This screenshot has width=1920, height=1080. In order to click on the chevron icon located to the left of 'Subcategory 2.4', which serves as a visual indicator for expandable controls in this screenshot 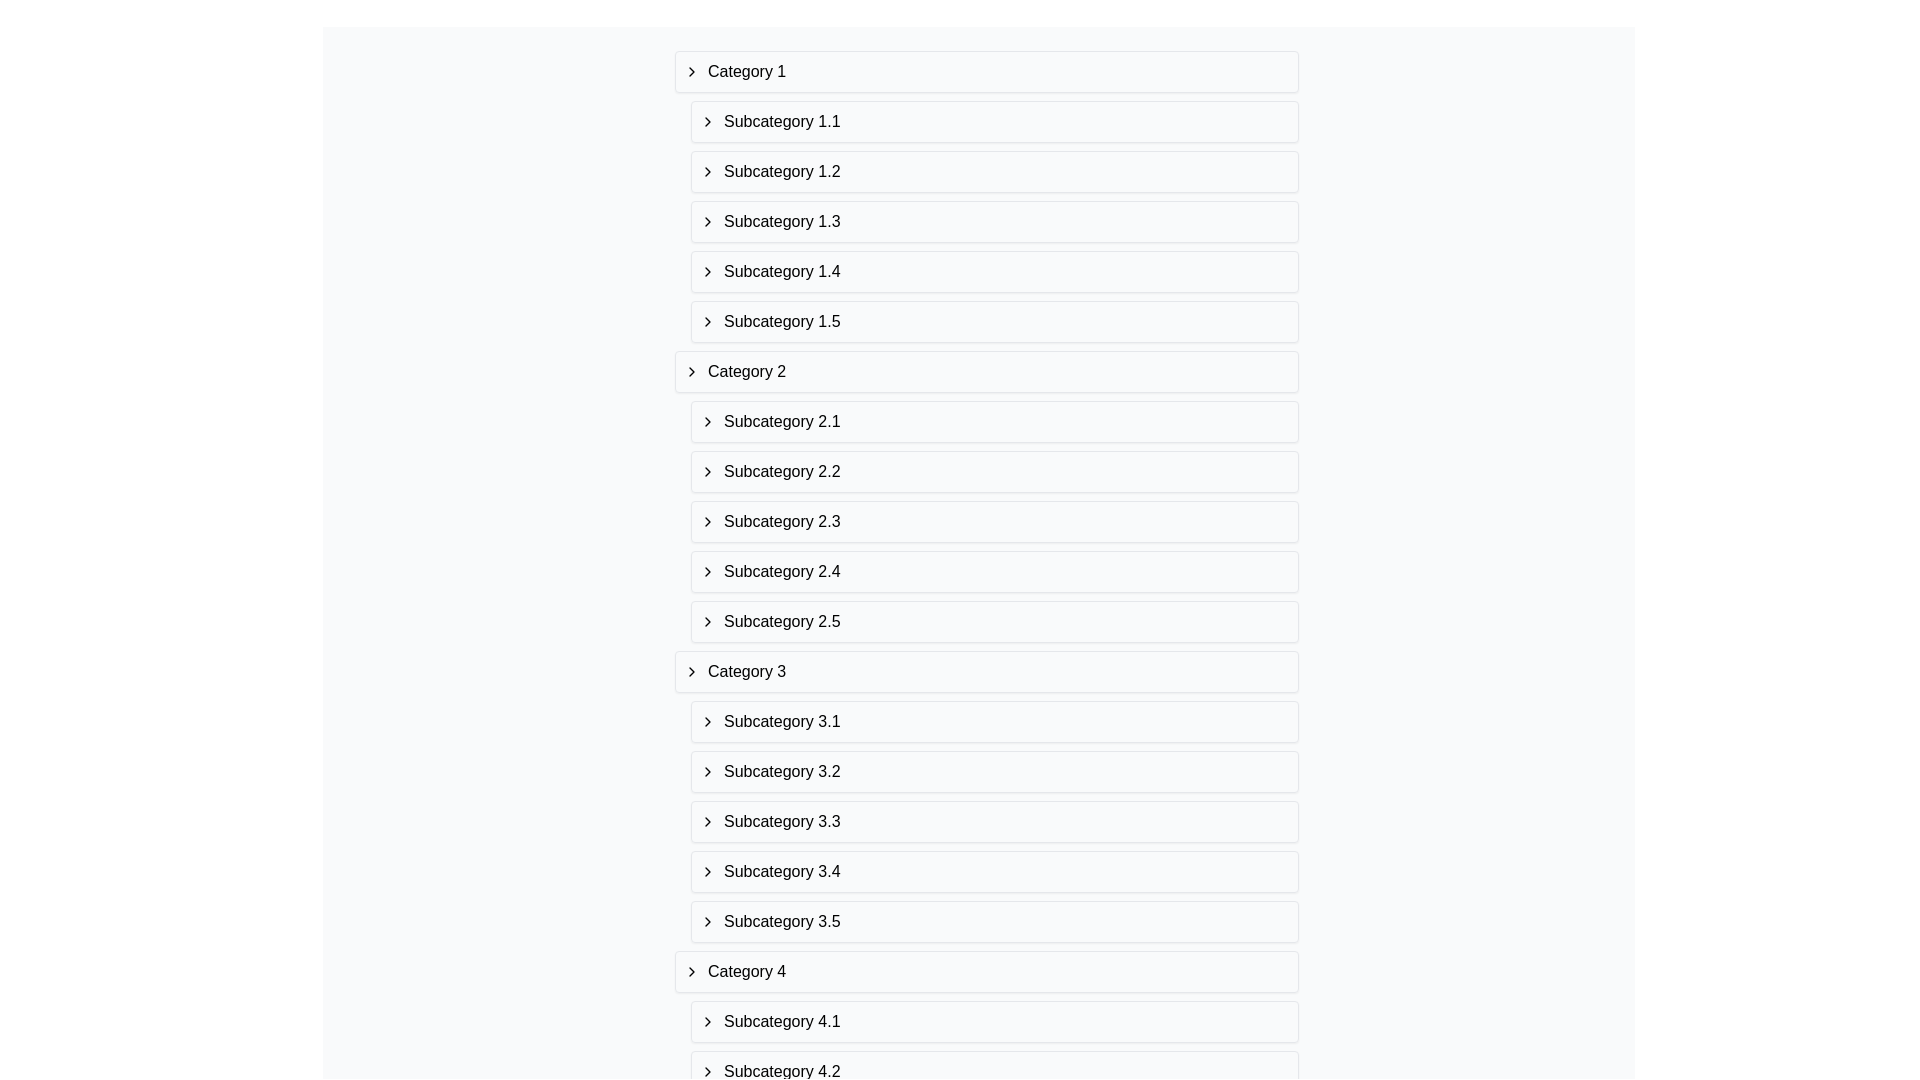, I will do `click(708, 571)`.